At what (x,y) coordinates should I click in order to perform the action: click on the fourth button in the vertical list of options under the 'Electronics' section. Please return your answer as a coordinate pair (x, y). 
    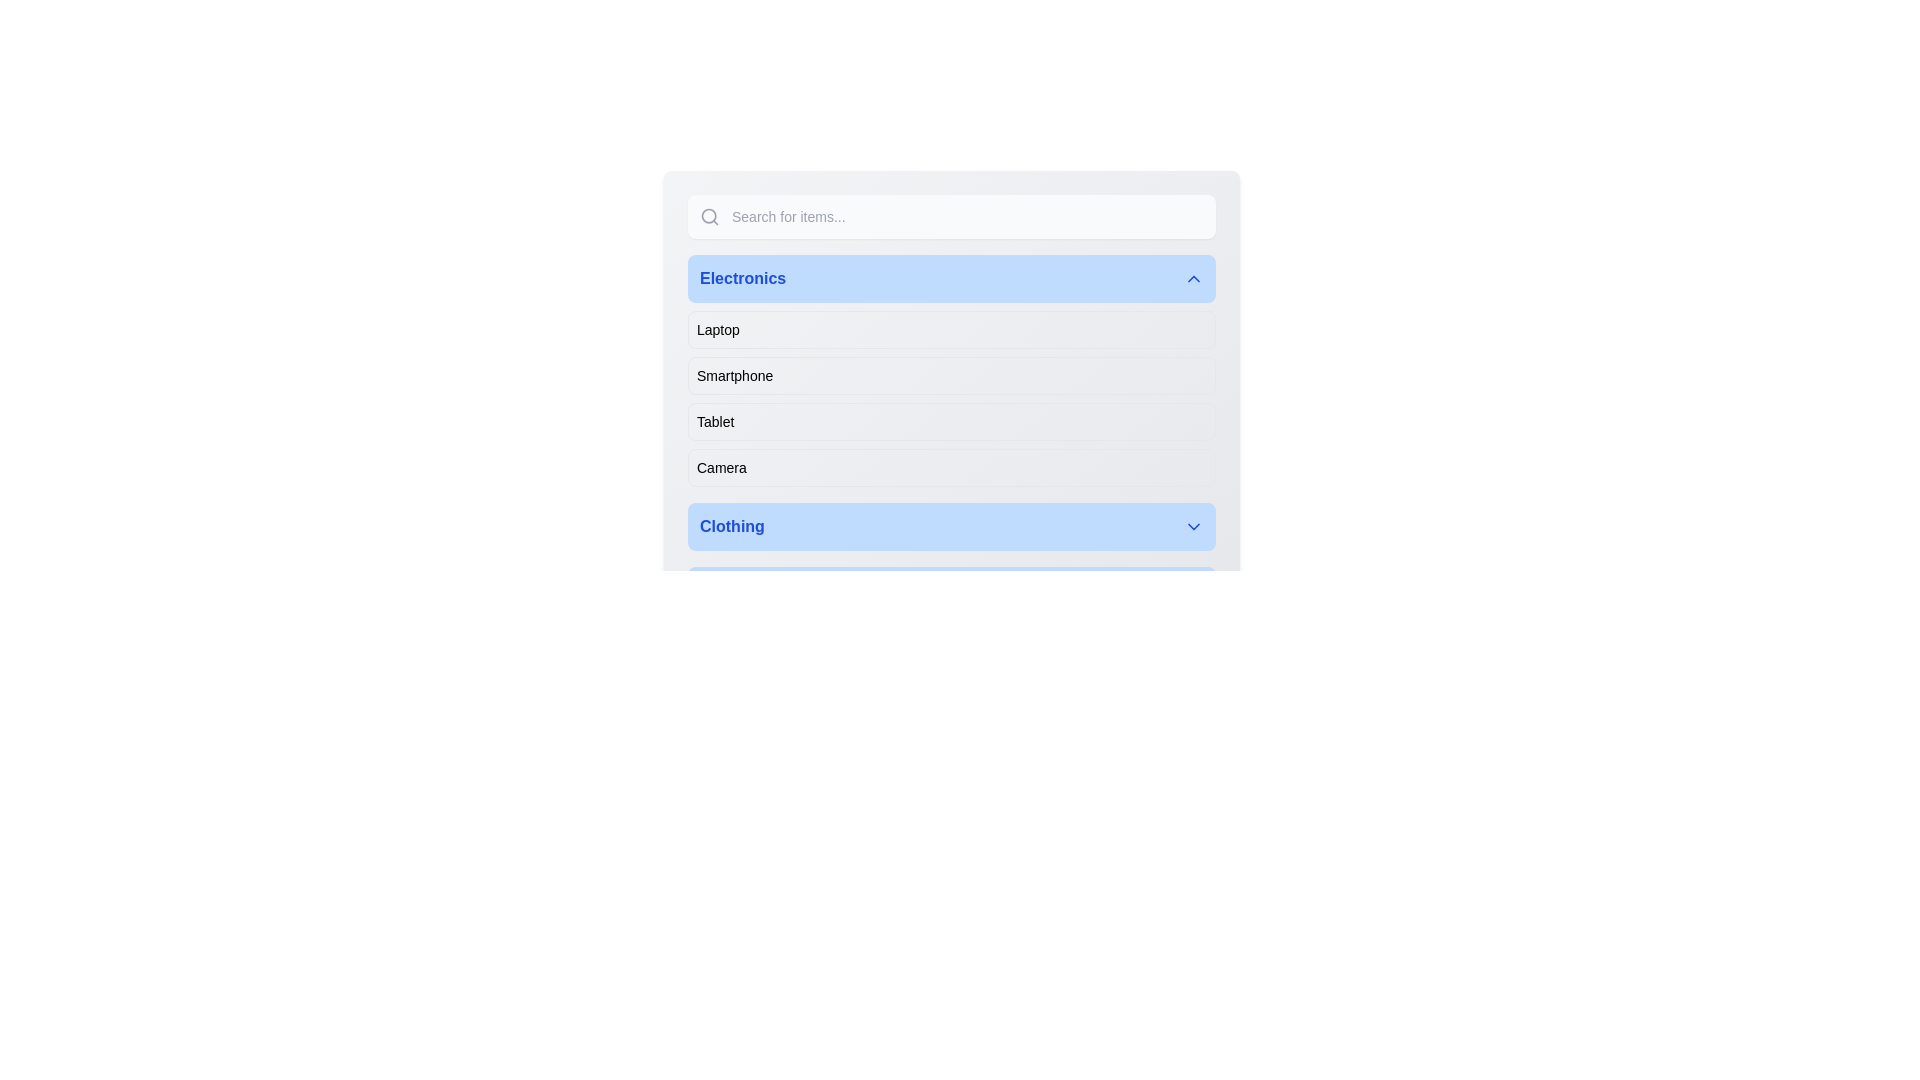
    Looking at the image, I should click on (950, 467).